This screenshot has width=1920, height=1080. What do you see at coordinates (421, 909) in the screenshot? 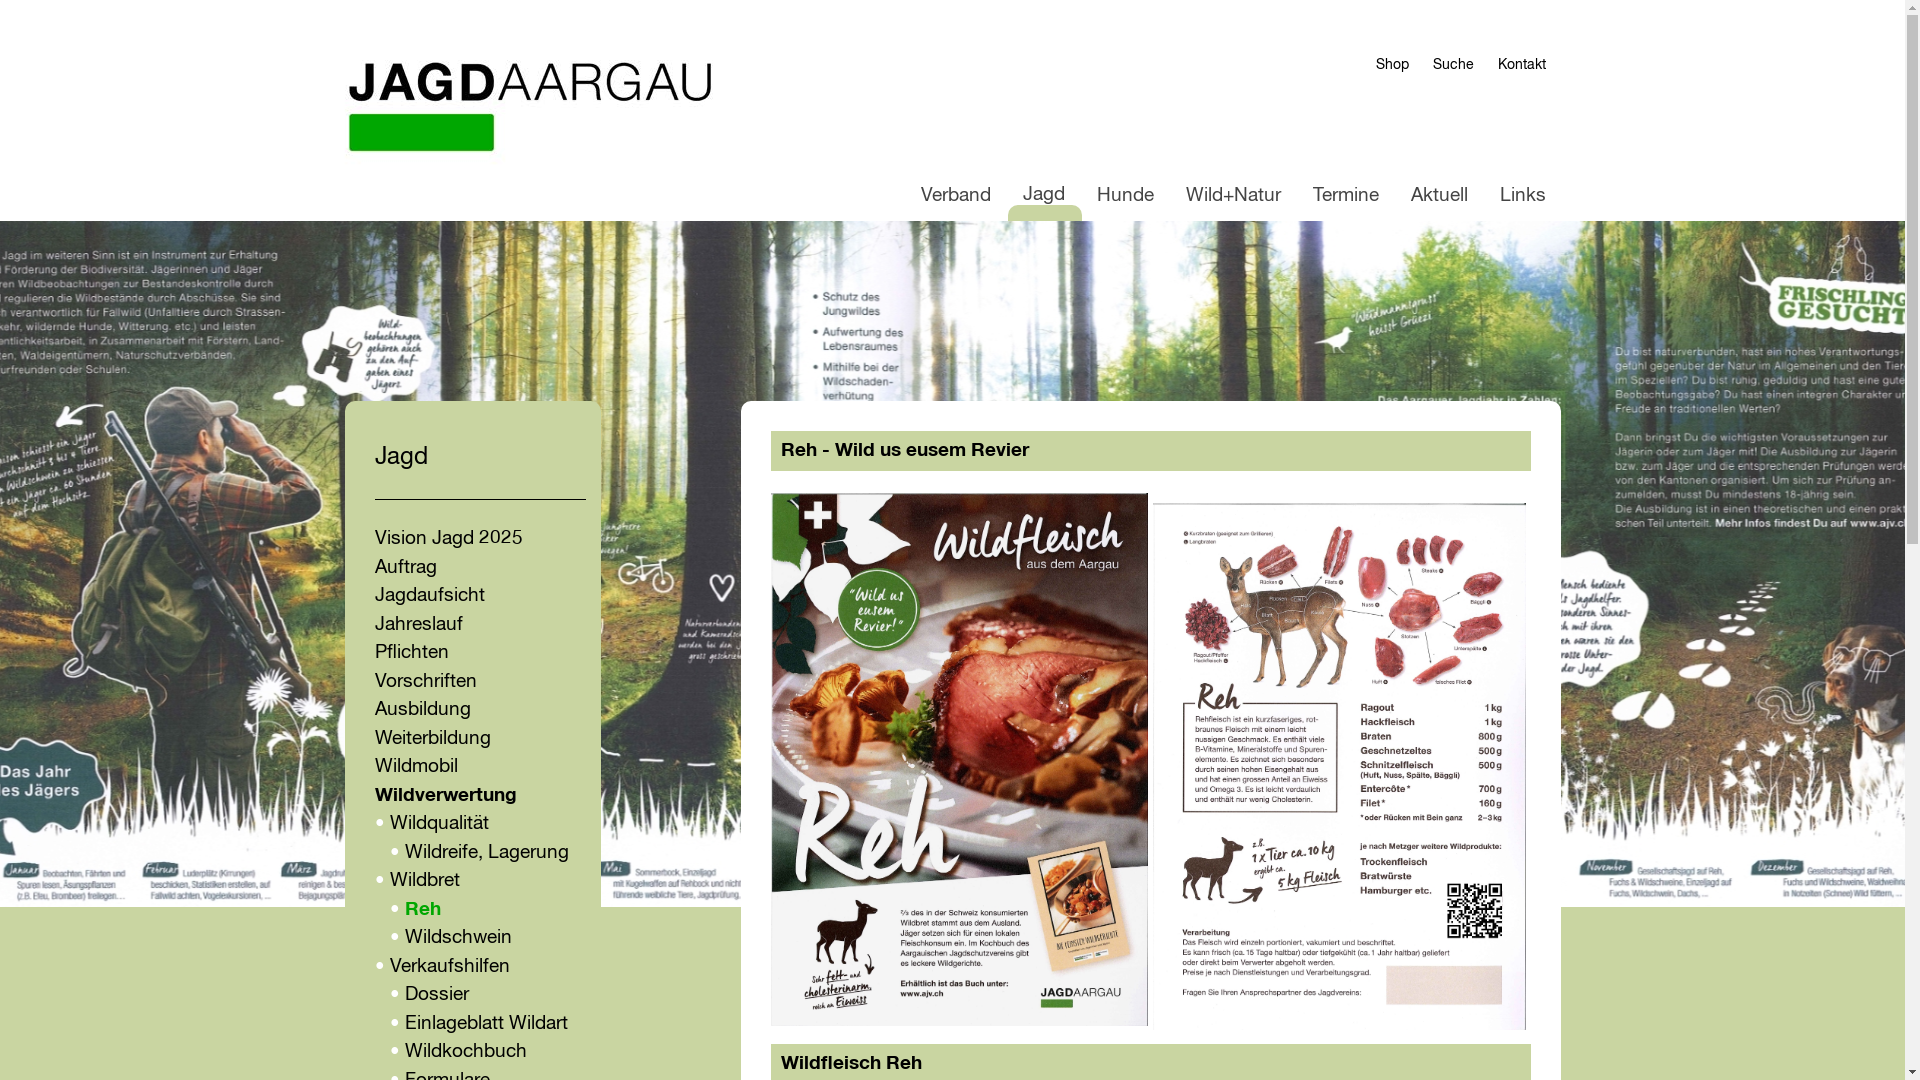
I see `'Reh'` at bounding box center [421, 909].